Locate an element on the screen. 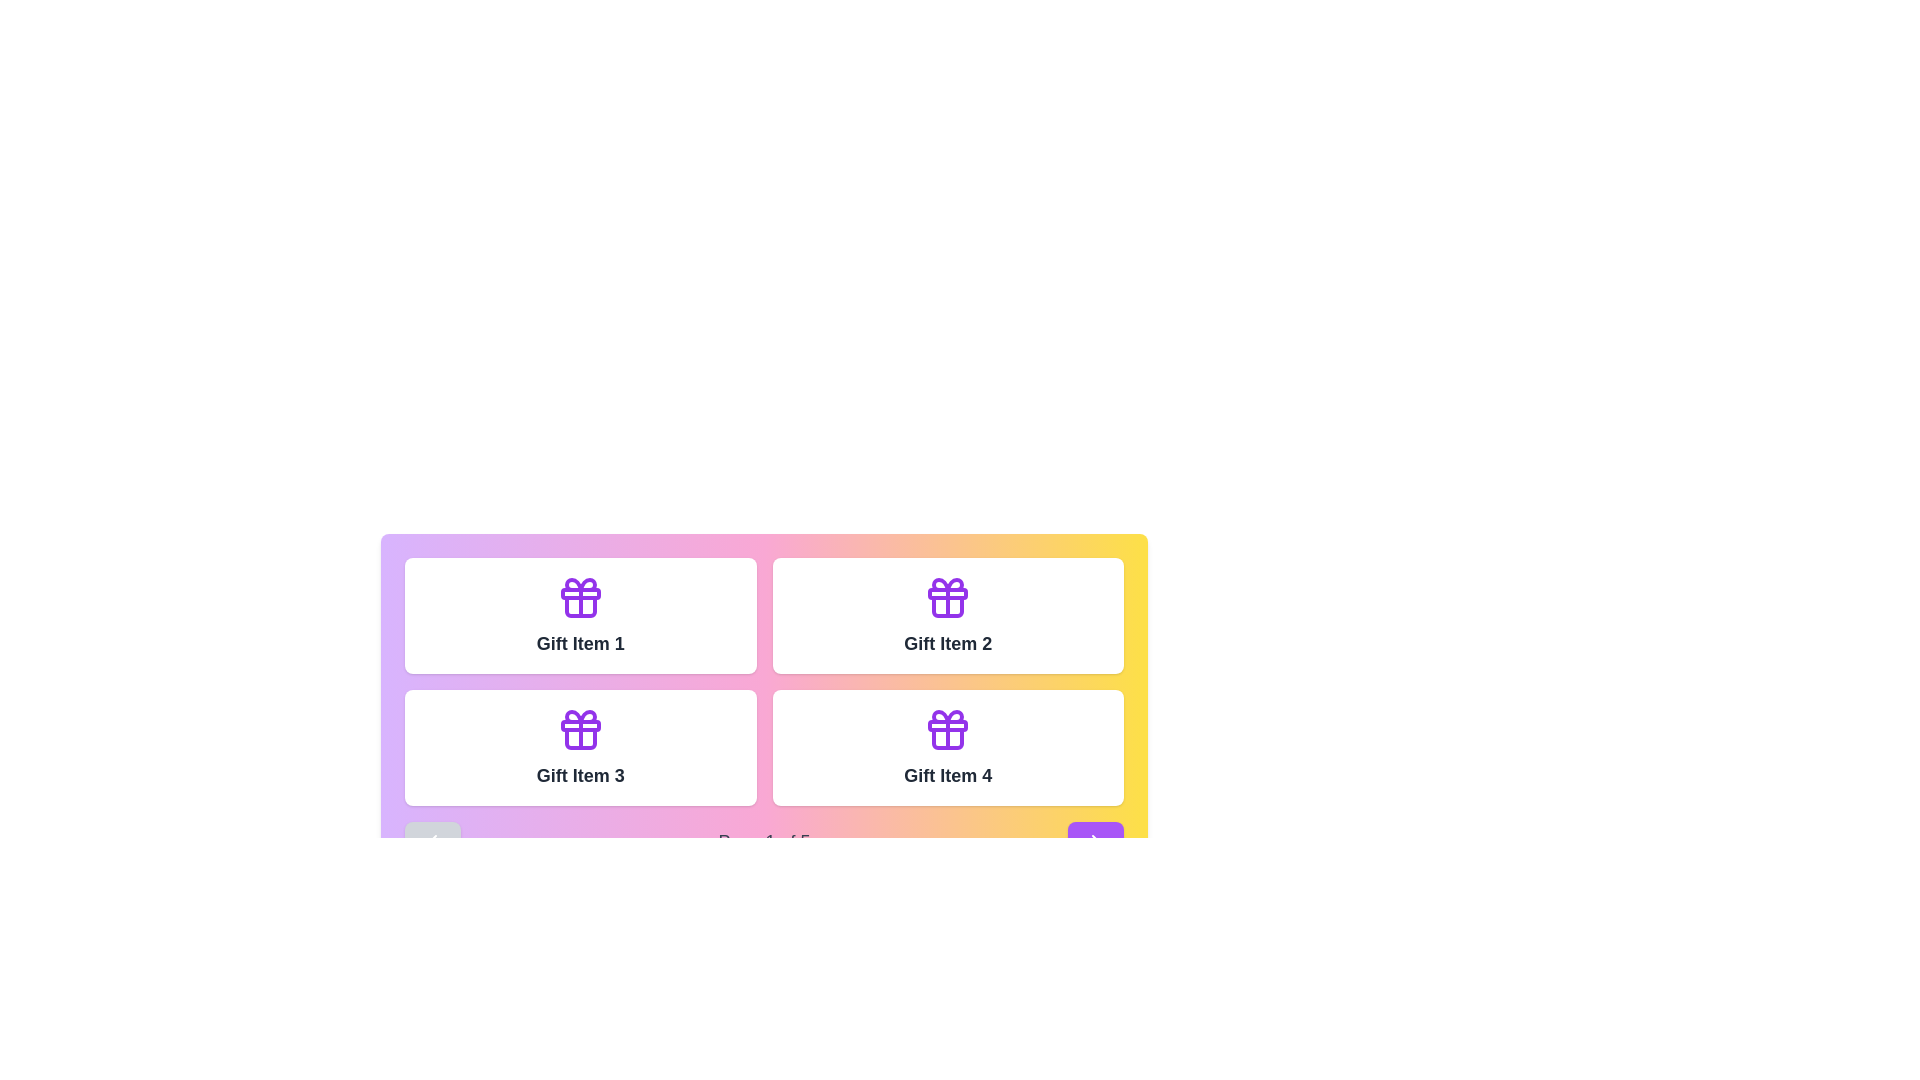 Image resolution: width=1920 pixels, height=1080 pixels. the right-pointing chevron icon located within the purple button in the lower-right corner of the interface is located at coordinates (1094, 841).